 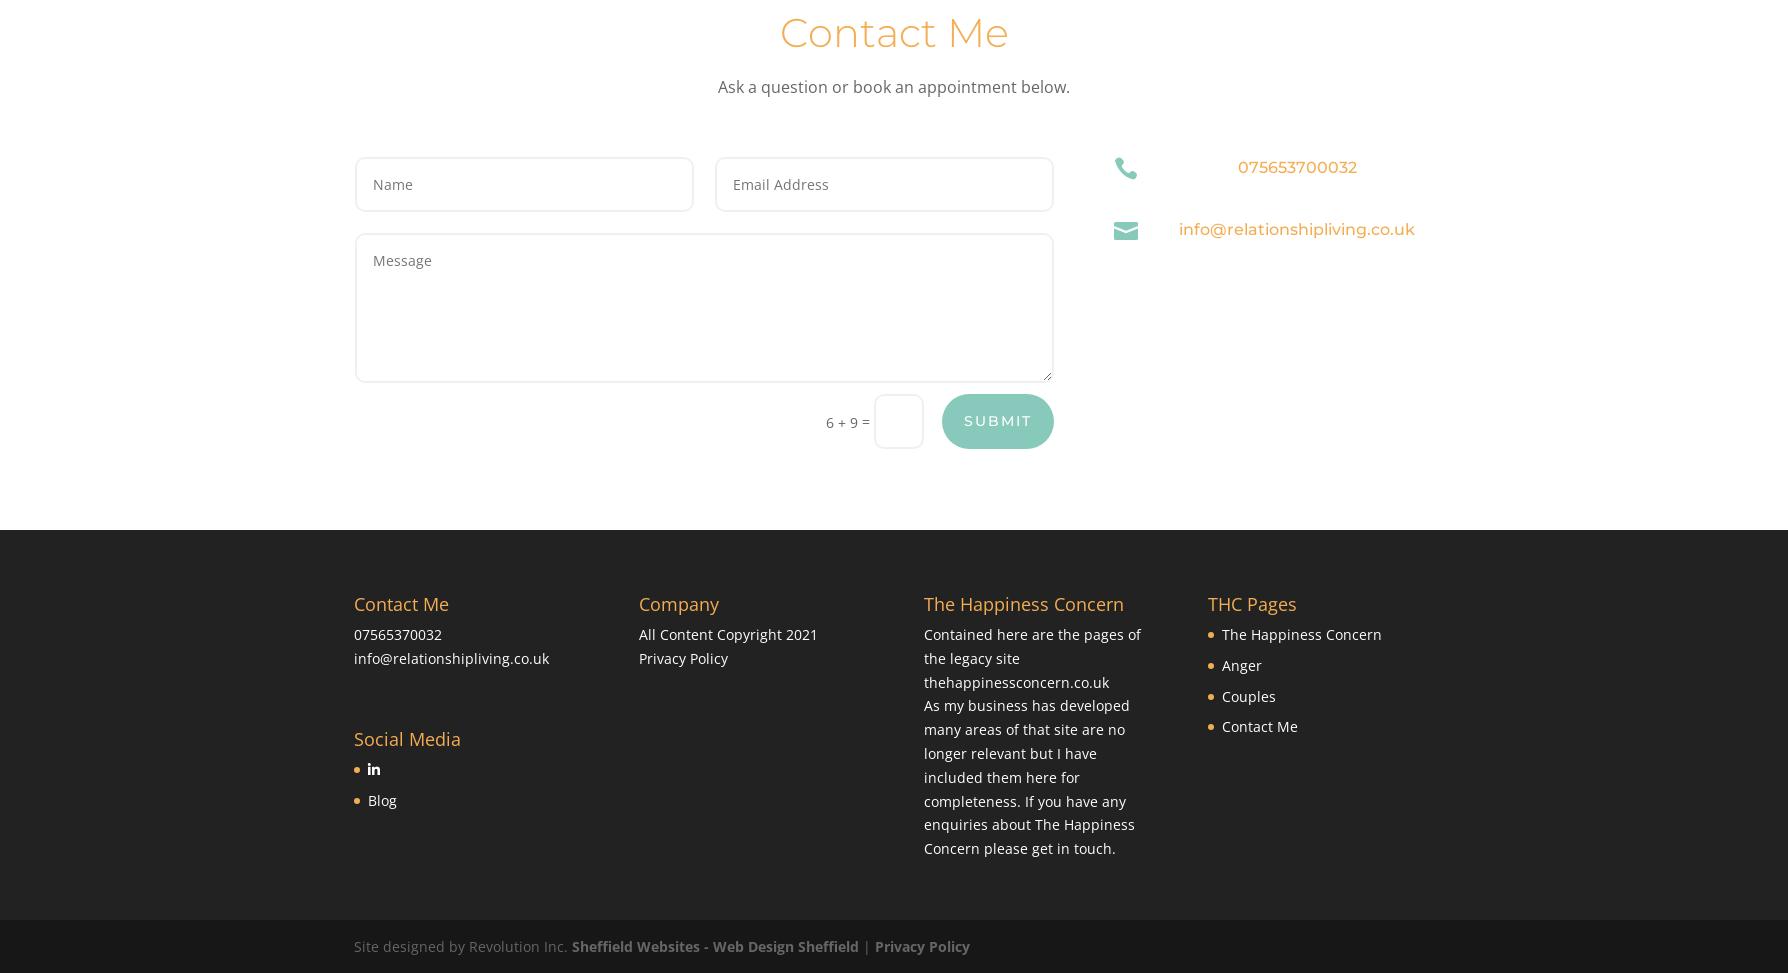 I want to click on 'Anger', so click(x=1240, y=663).